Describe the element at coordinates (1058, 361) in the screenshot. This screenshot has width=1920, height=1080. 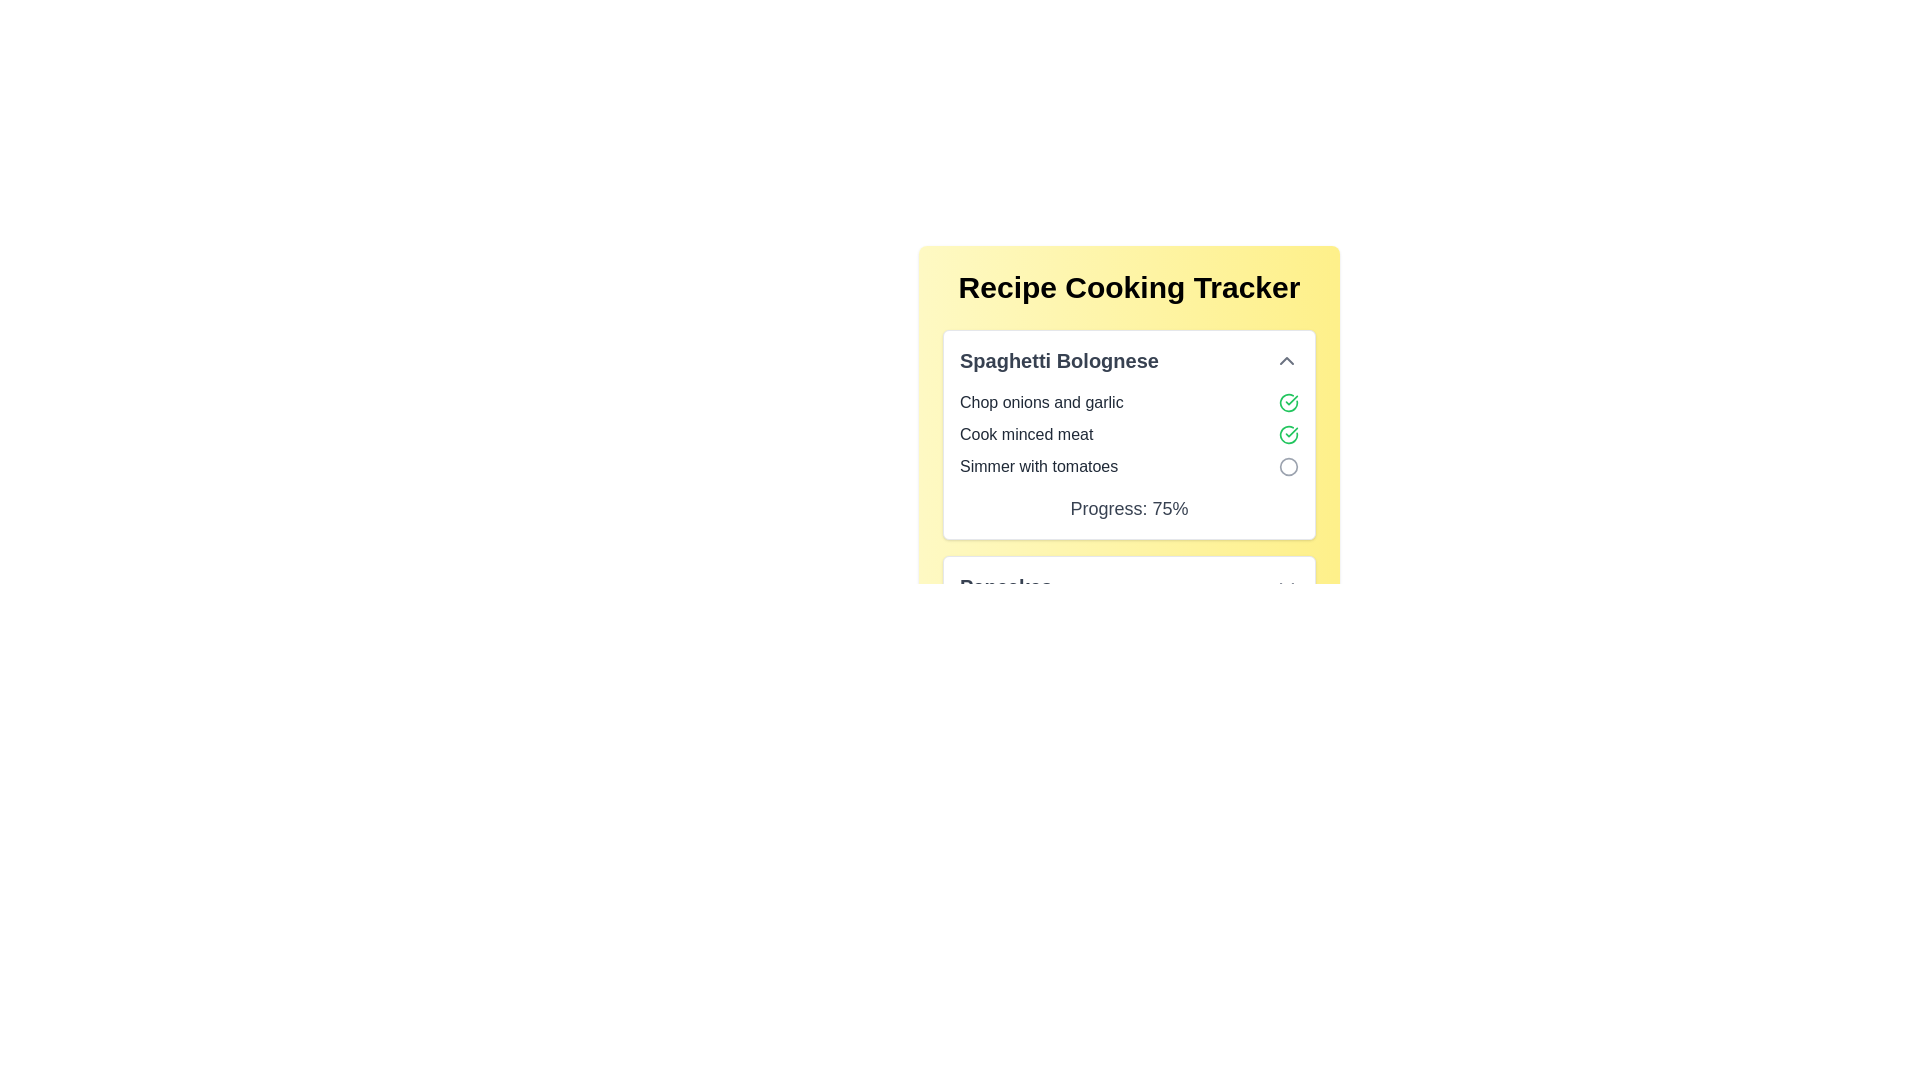
I see `the text label that represents the recipe title 'Spaghetti Bolognese' located in the upper-left of the card-like interface under 'Recipe Cooking Tracker'` at that location.